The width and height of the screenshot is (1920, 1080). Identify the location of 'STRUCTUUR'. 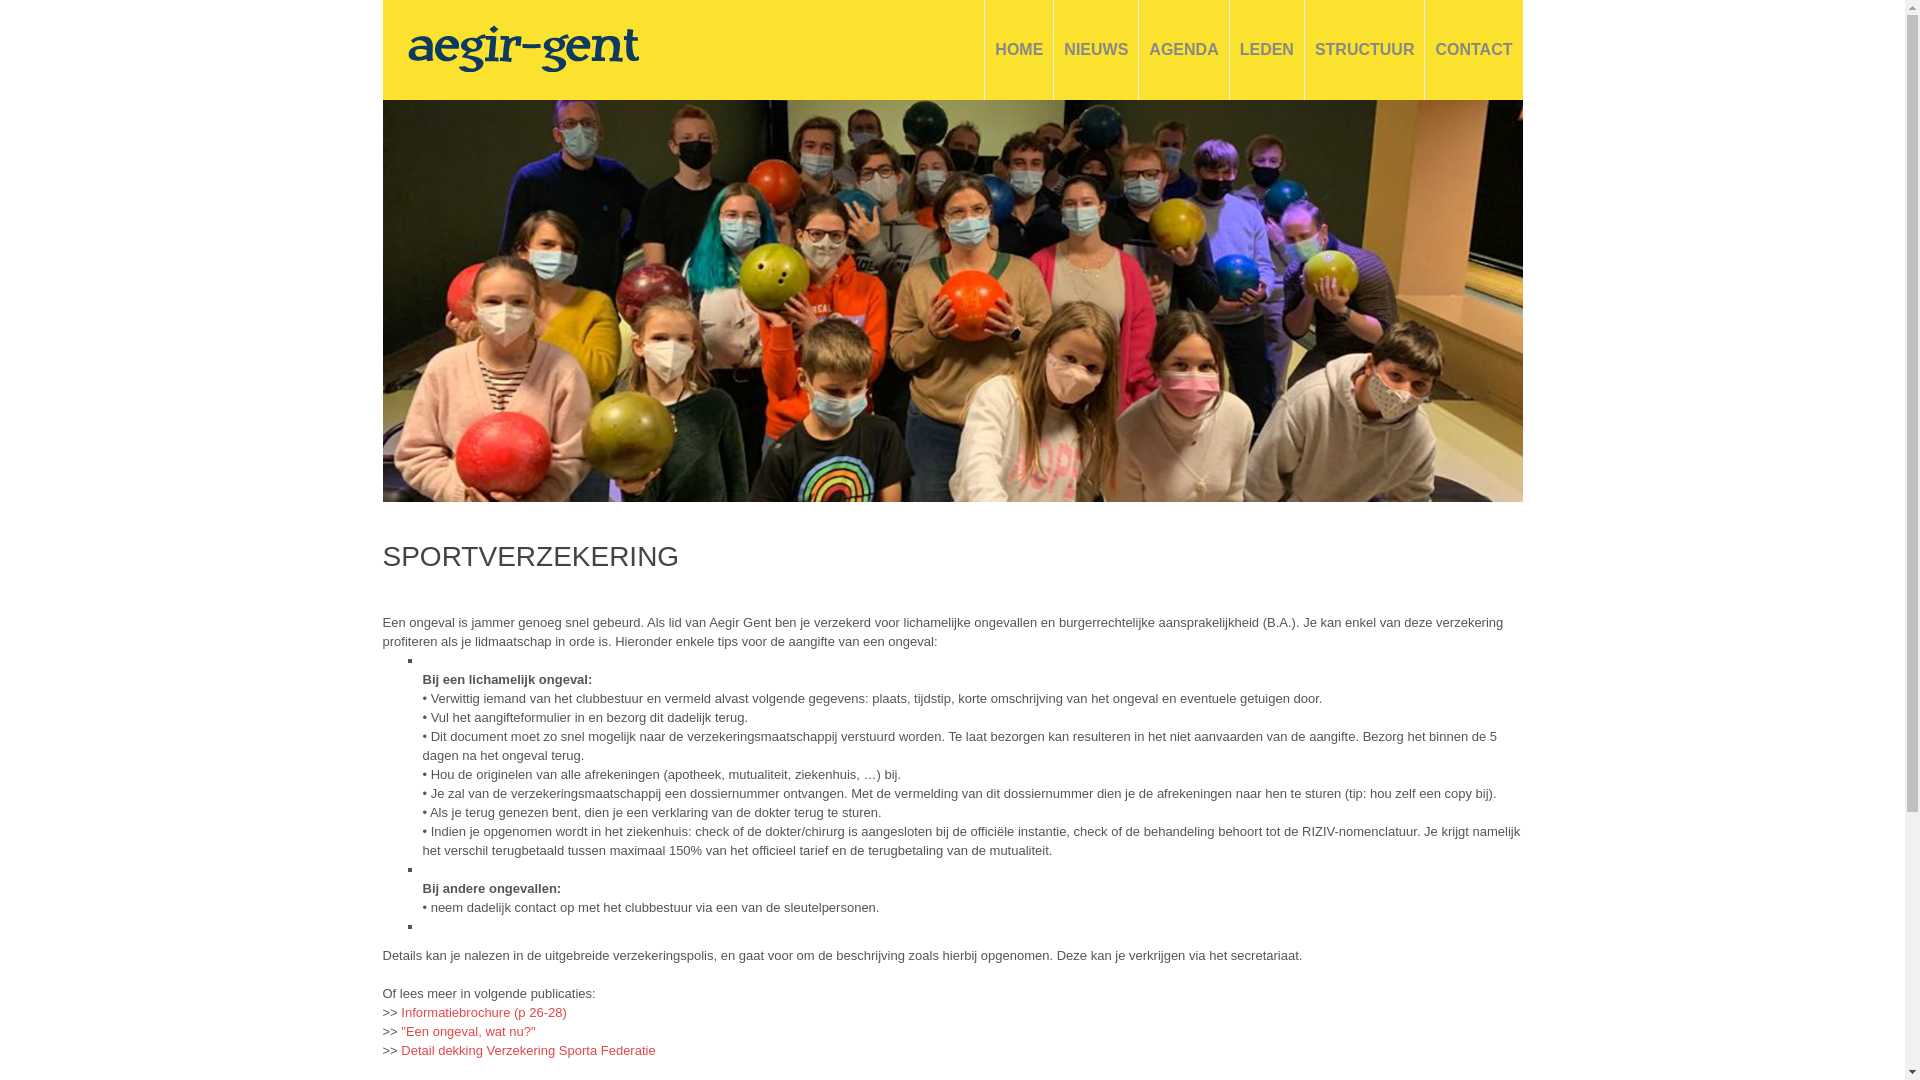
(1363, 49).